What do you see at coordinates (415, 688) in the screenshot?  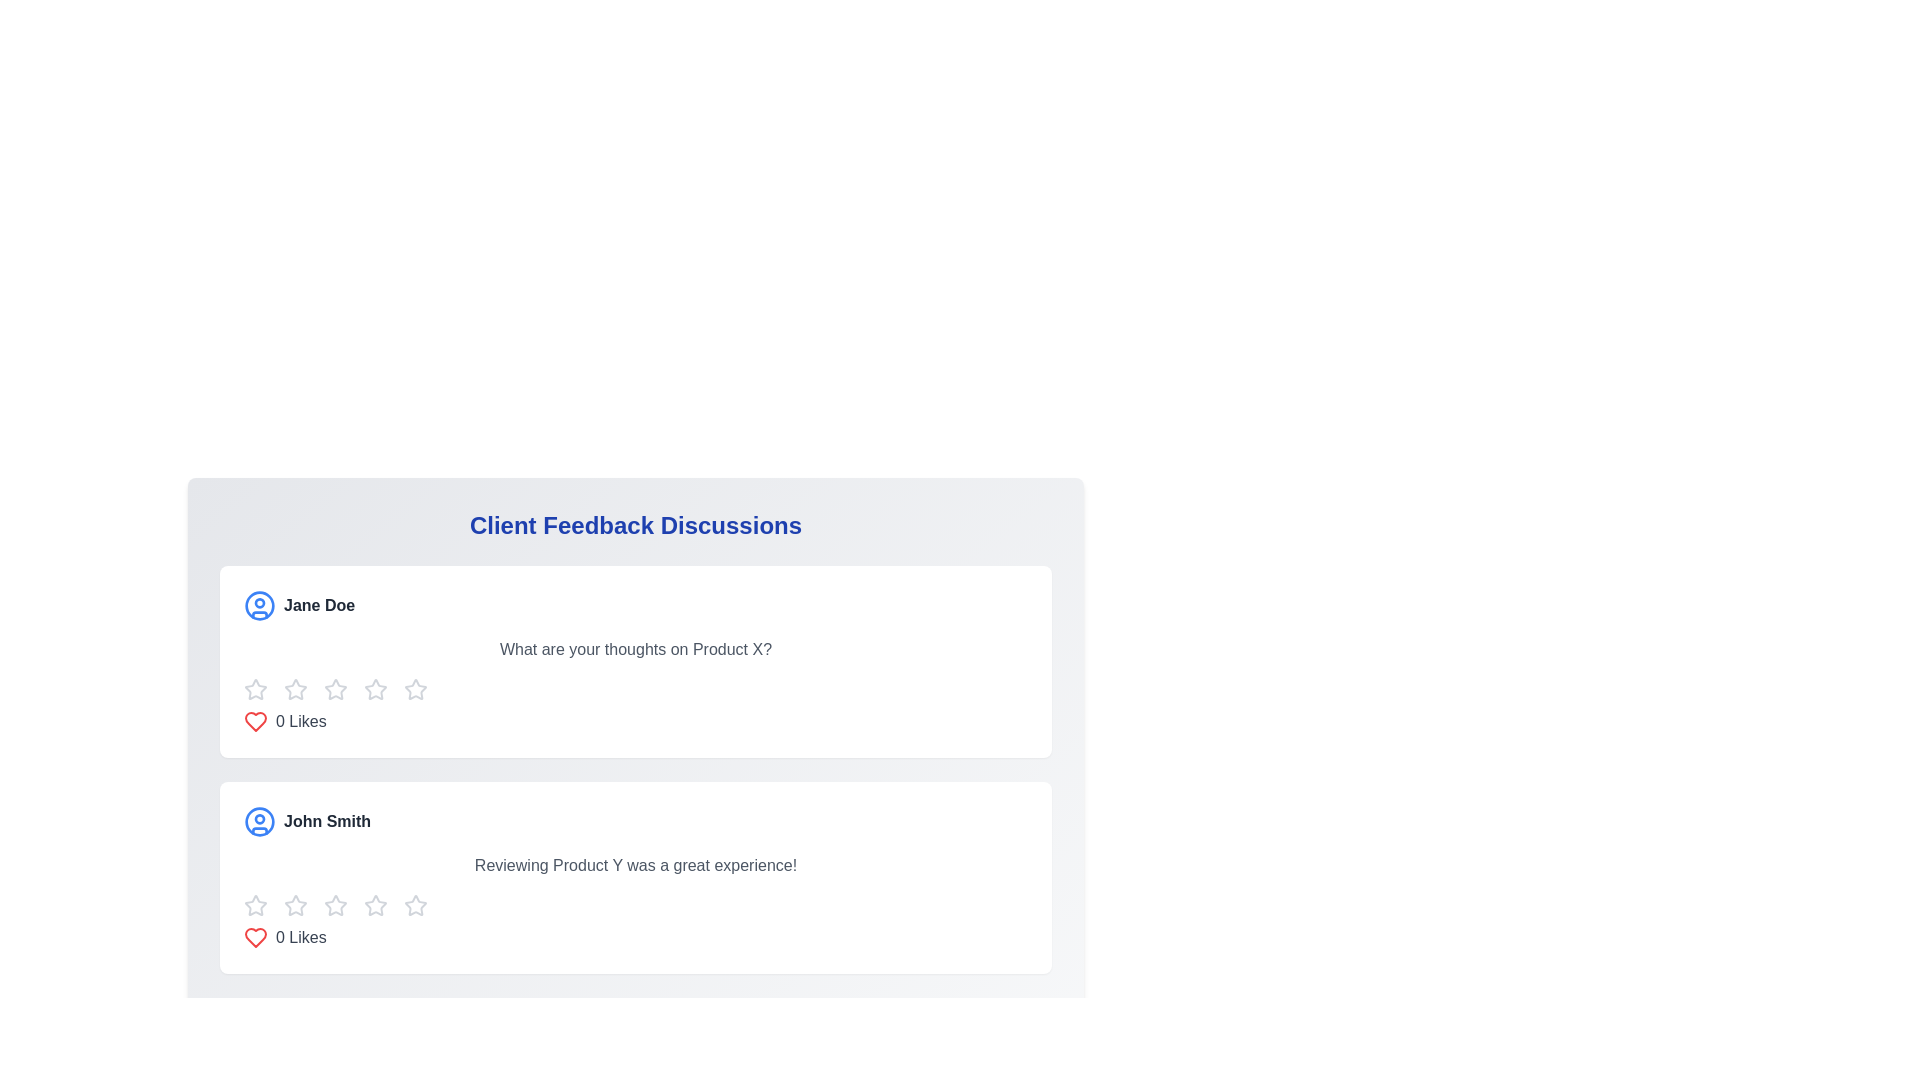 I see `the fourth star icon in the rating section below Jane Doe's message` at bounding box center [415, 688].